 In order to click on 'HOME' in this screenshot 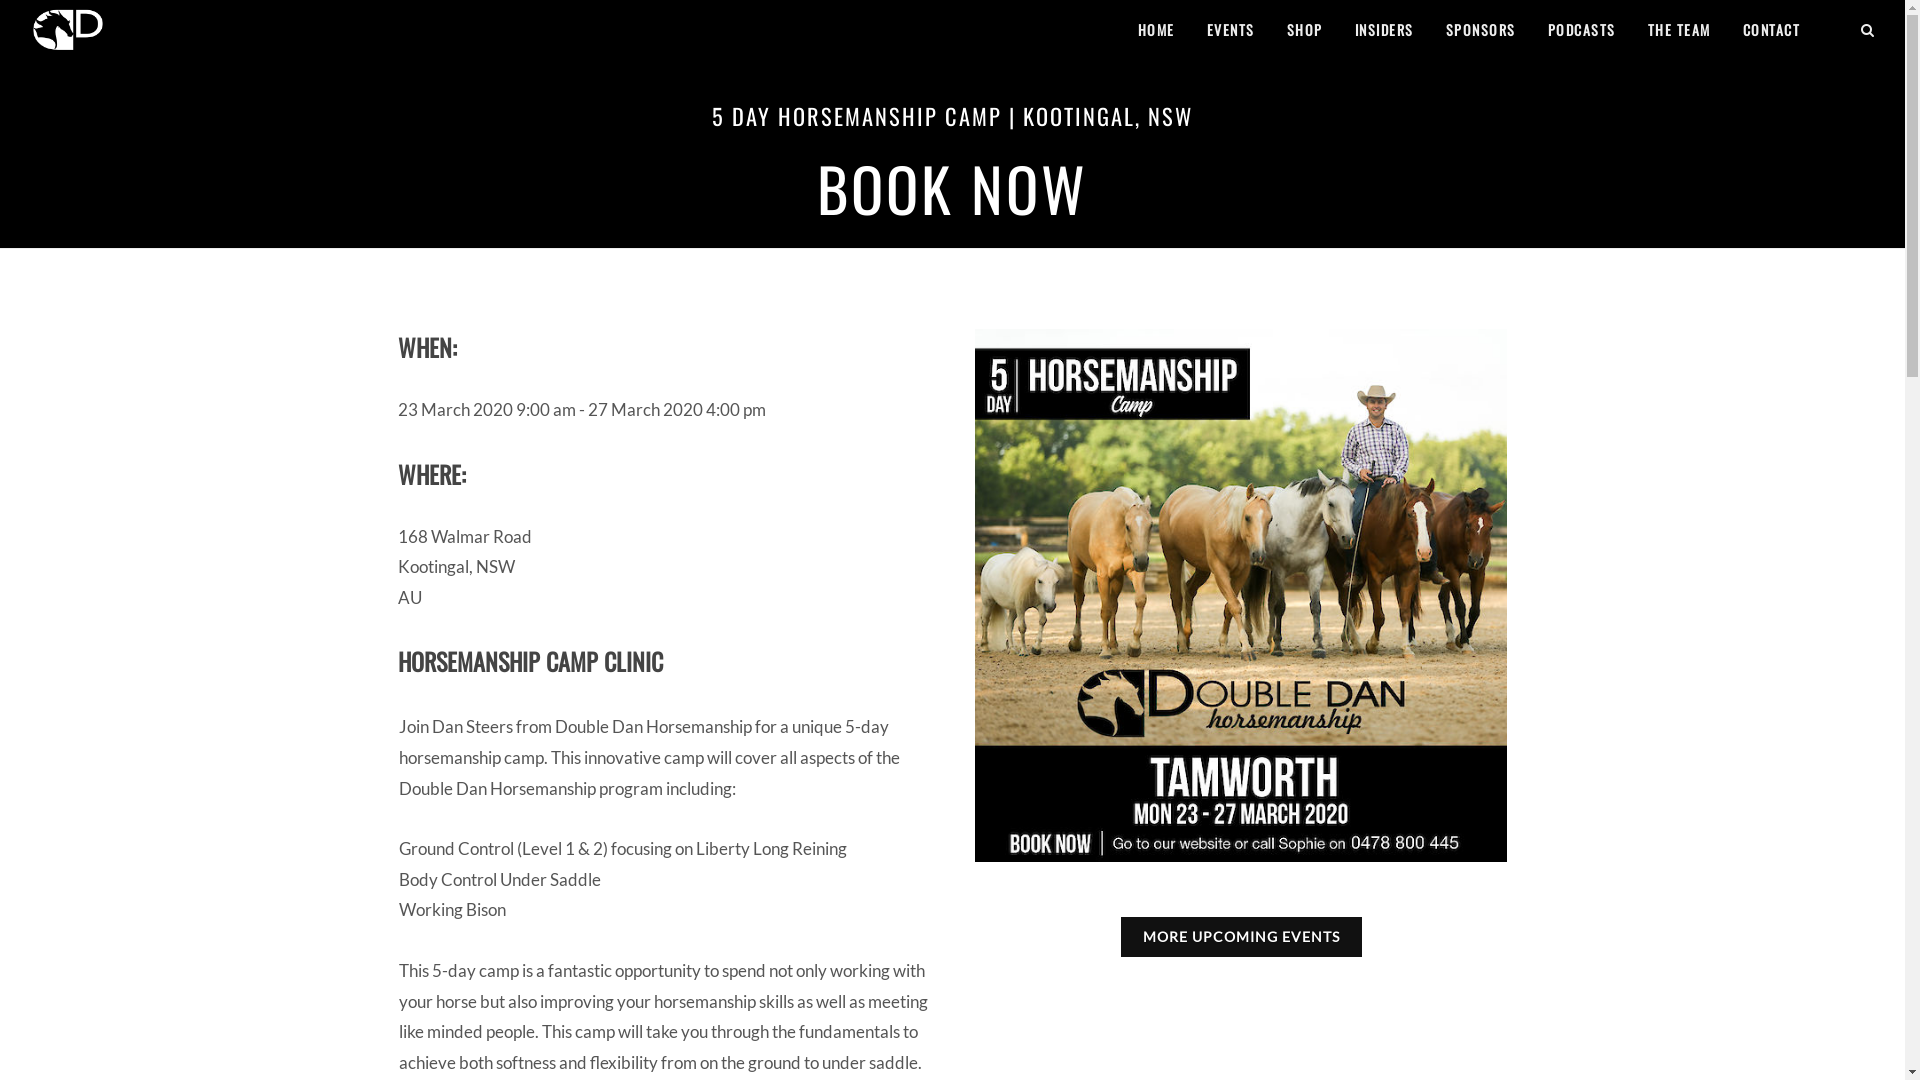, I will do `click(1155, 30)`.